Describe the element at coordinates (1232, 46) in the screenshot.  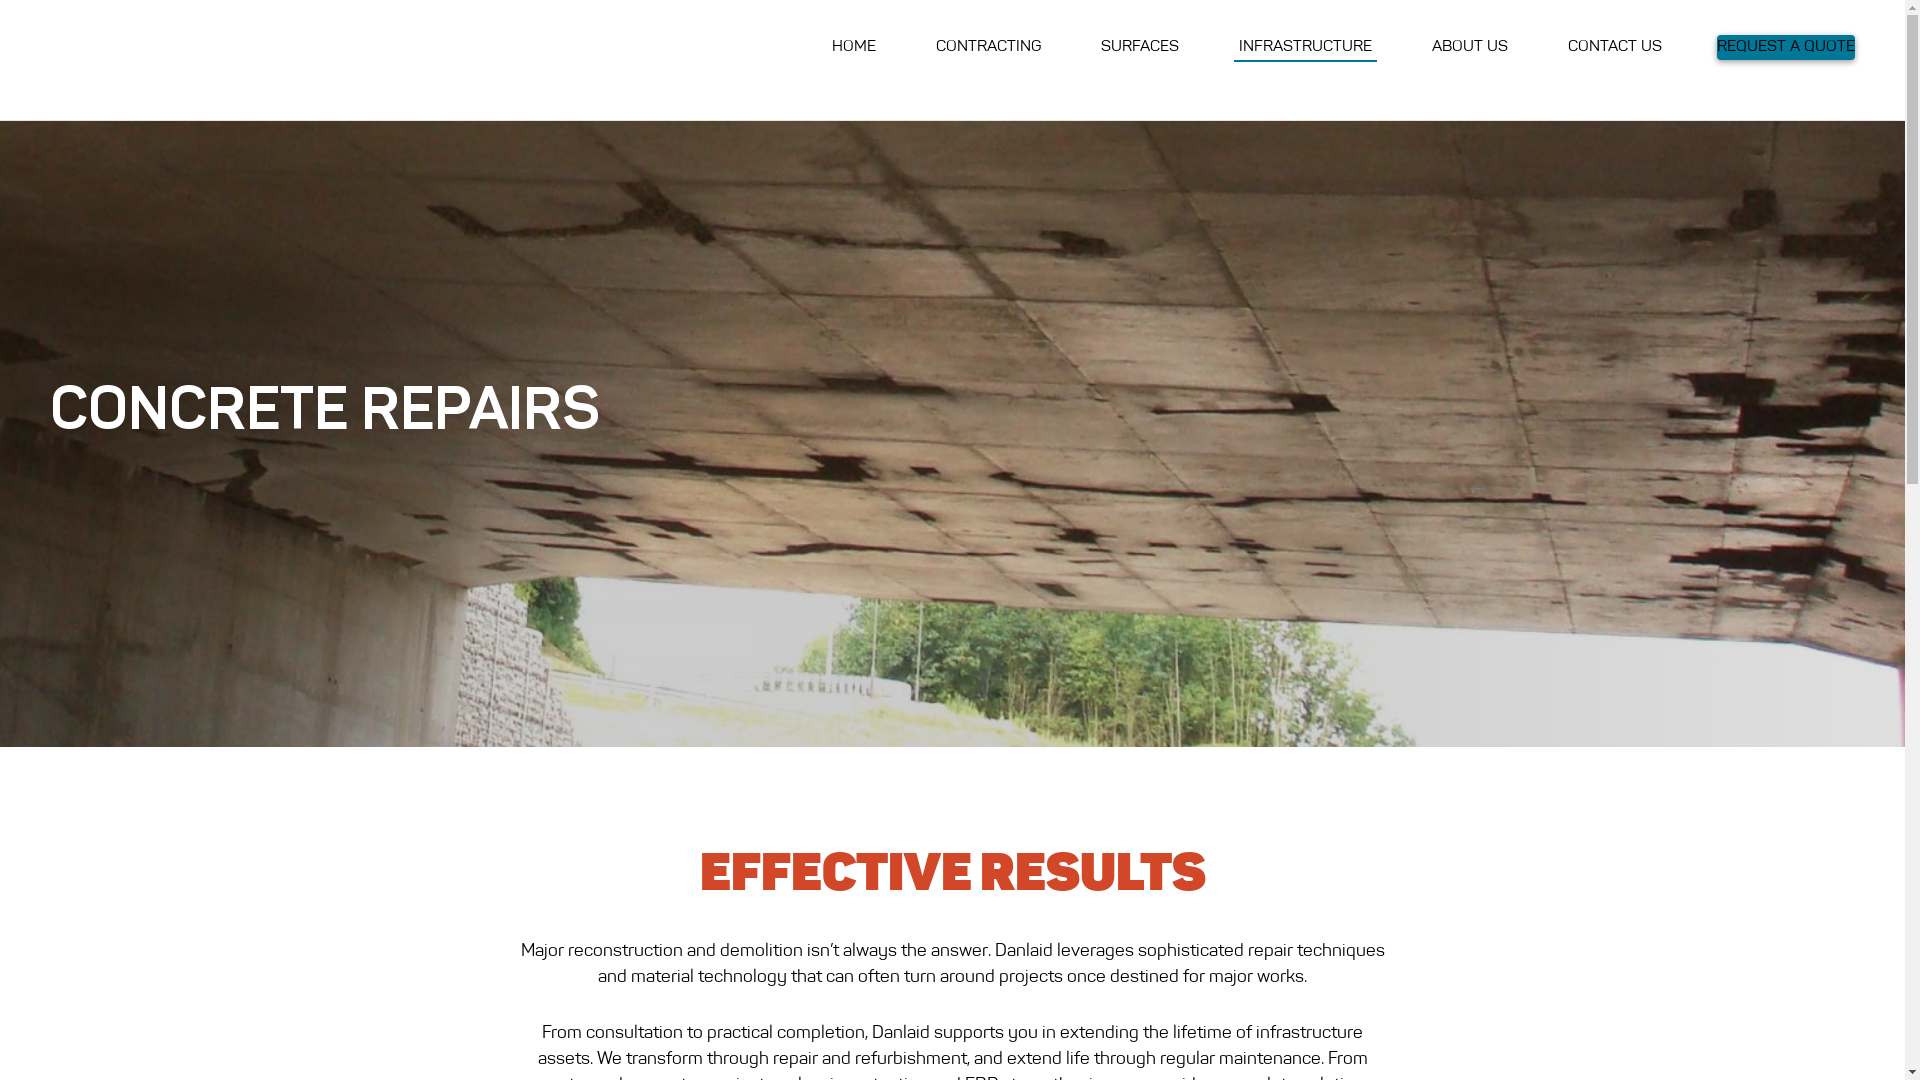
I see `'INFRASTRUCTURE'` at that location.